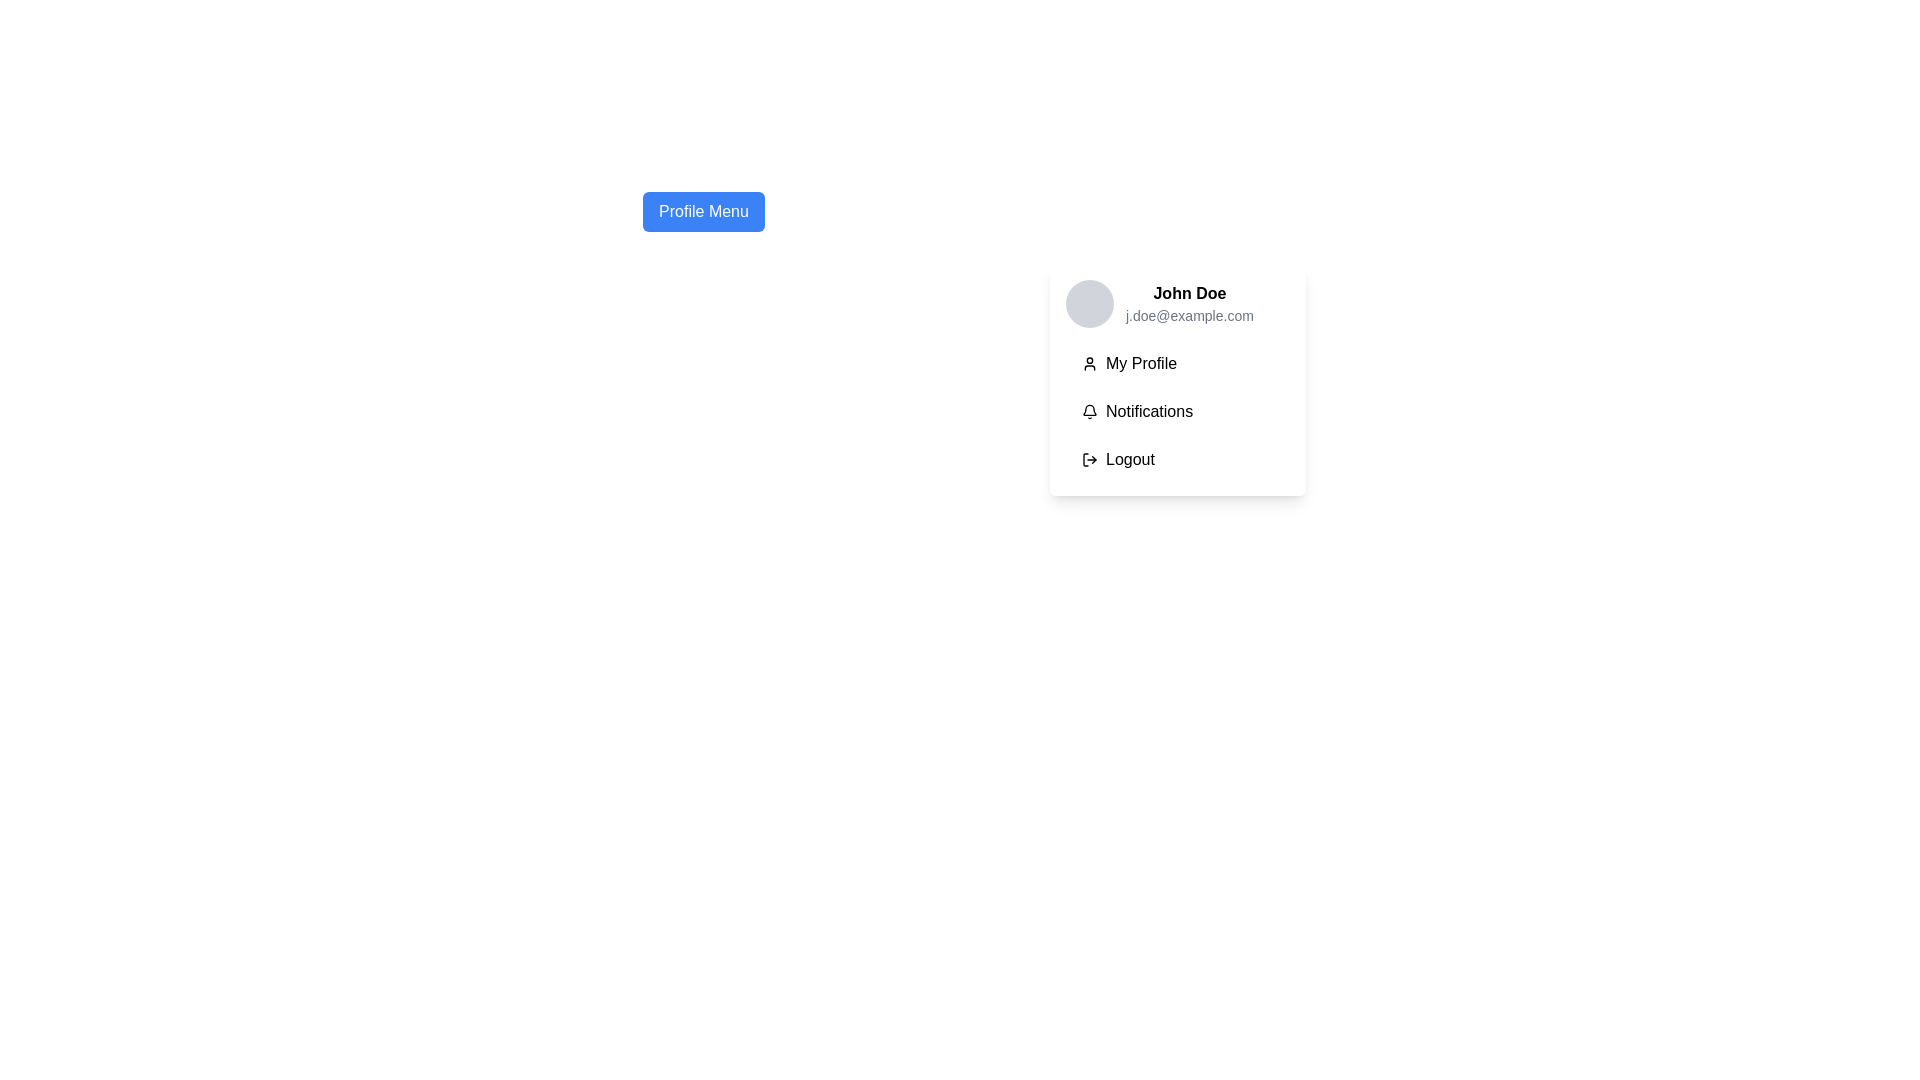  I want to click on the blue rectangular button labeled 'Profile Menu', so click(704, 212).